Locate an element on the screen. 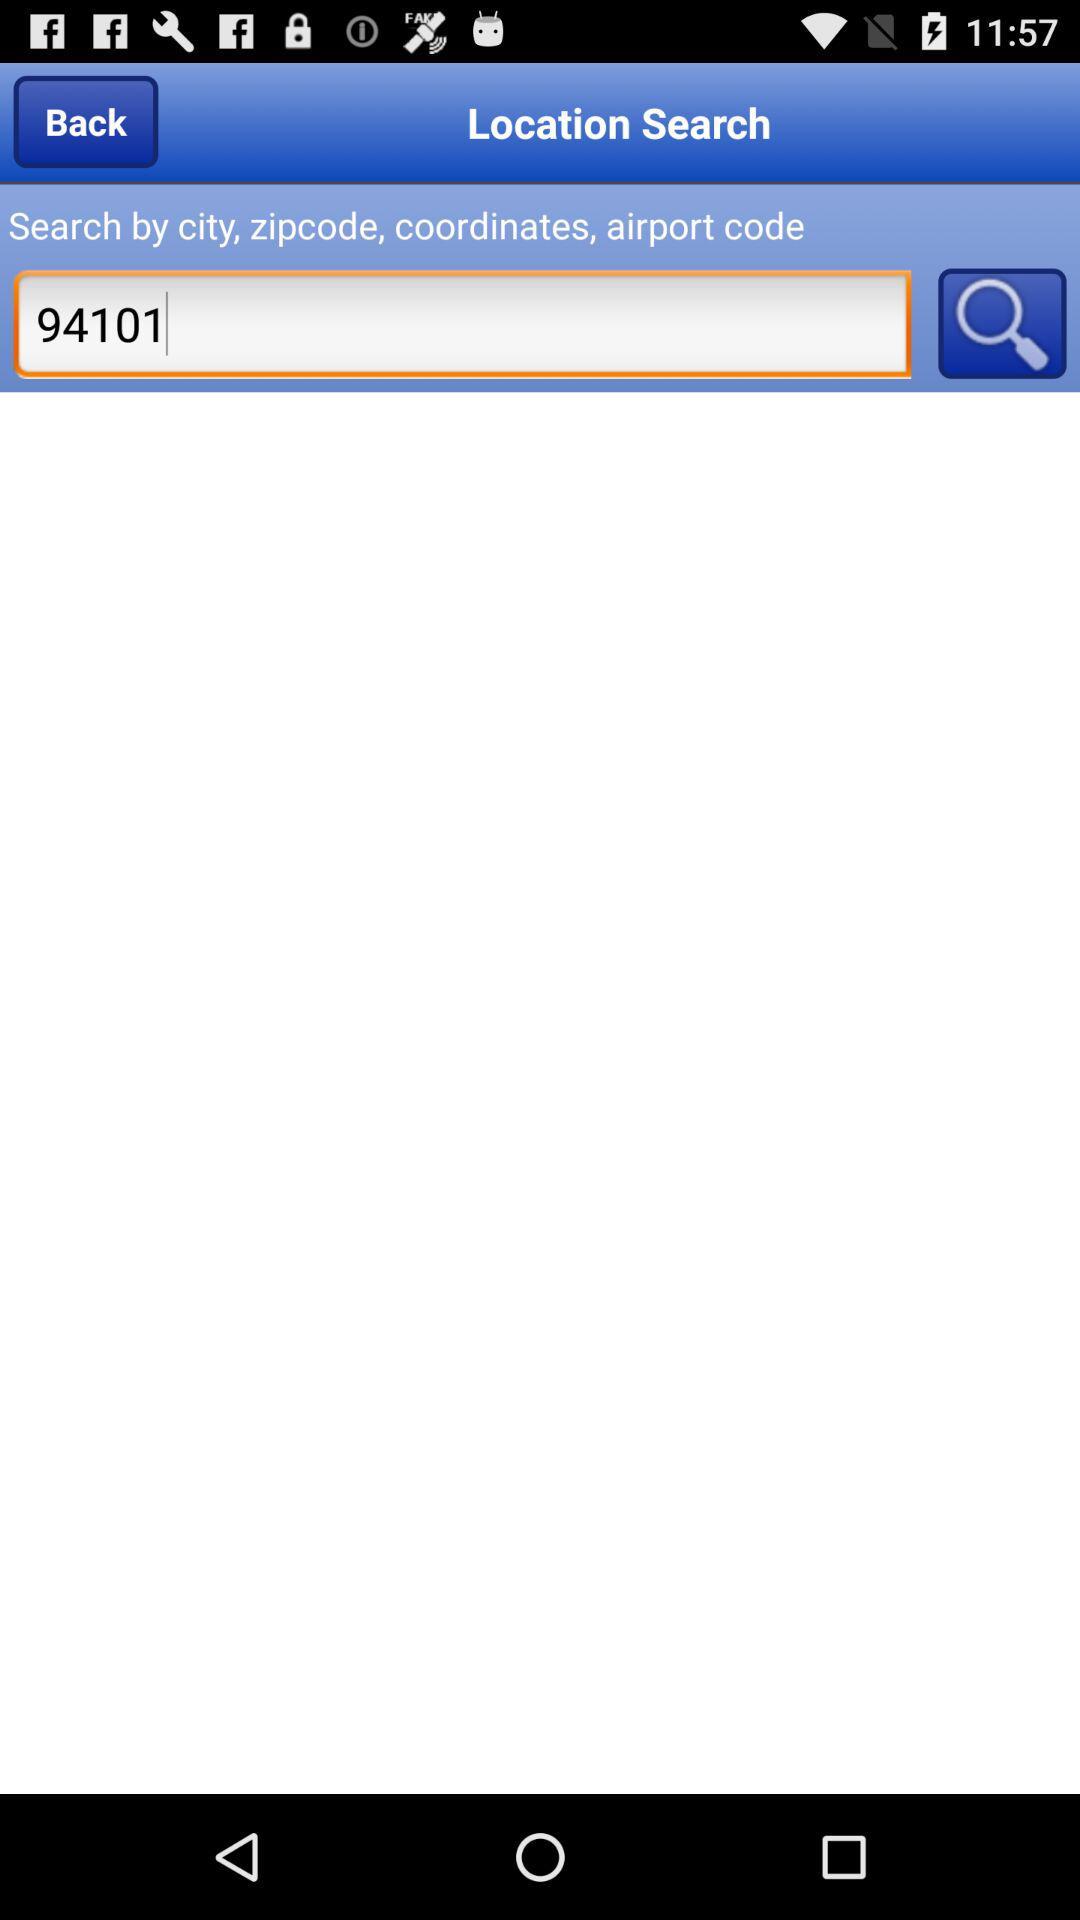 The height and width of the screenshot is (1920, 1080). execute search is located at coordinates (1002, 323).